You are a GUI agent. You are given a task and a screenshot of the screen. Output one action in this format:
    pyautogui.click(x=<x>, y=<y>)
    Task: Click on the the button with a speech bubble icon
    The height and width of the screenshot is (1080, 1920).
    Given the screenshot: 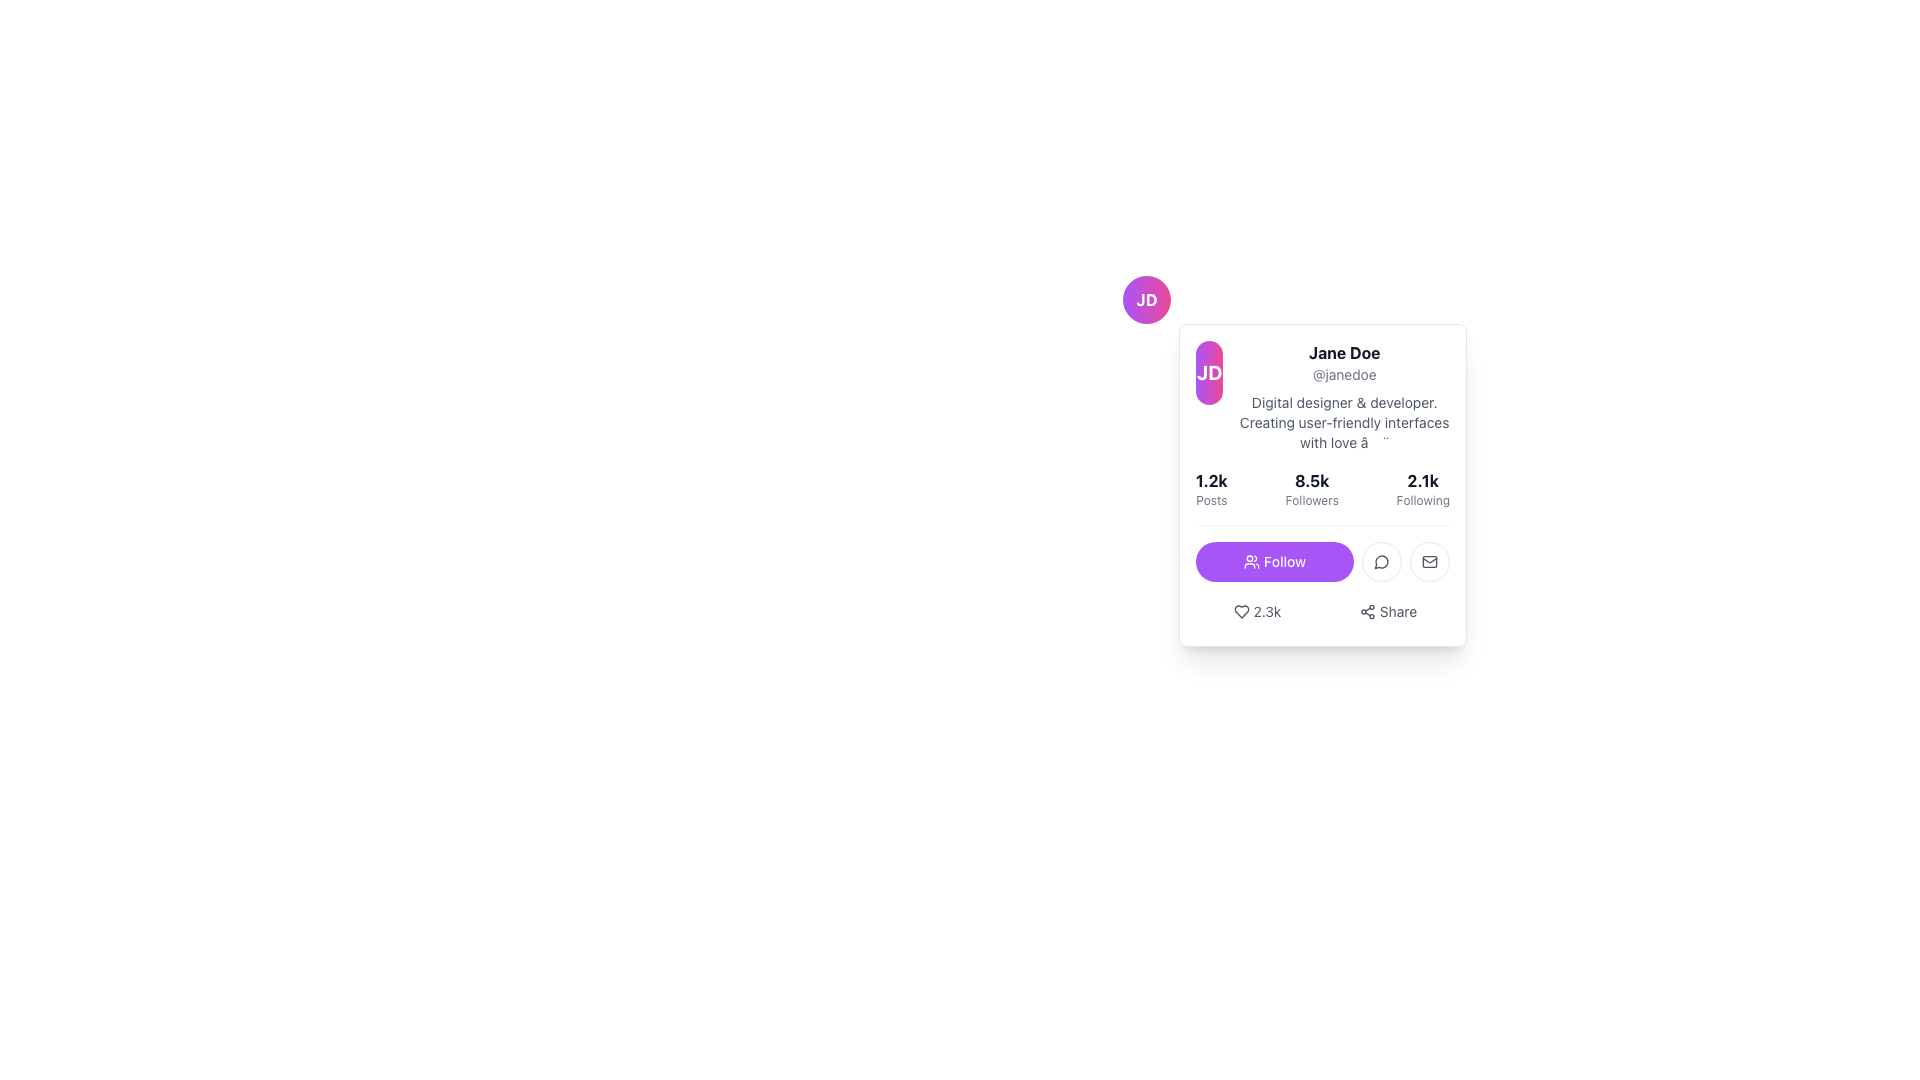 What is the action you would take?
    pyautogui.click(x=1381, y=562)
    